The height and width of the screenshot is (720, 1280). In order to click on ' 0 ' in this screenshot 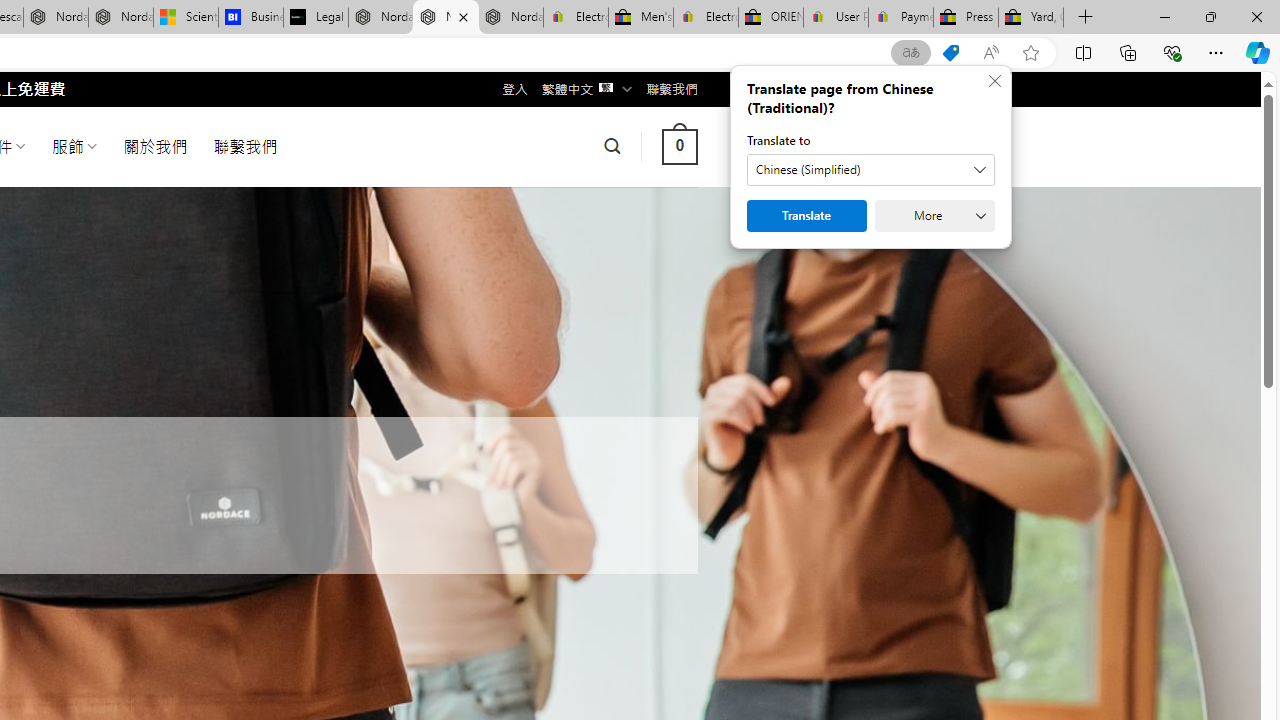, I will do `click(679, 145)`.